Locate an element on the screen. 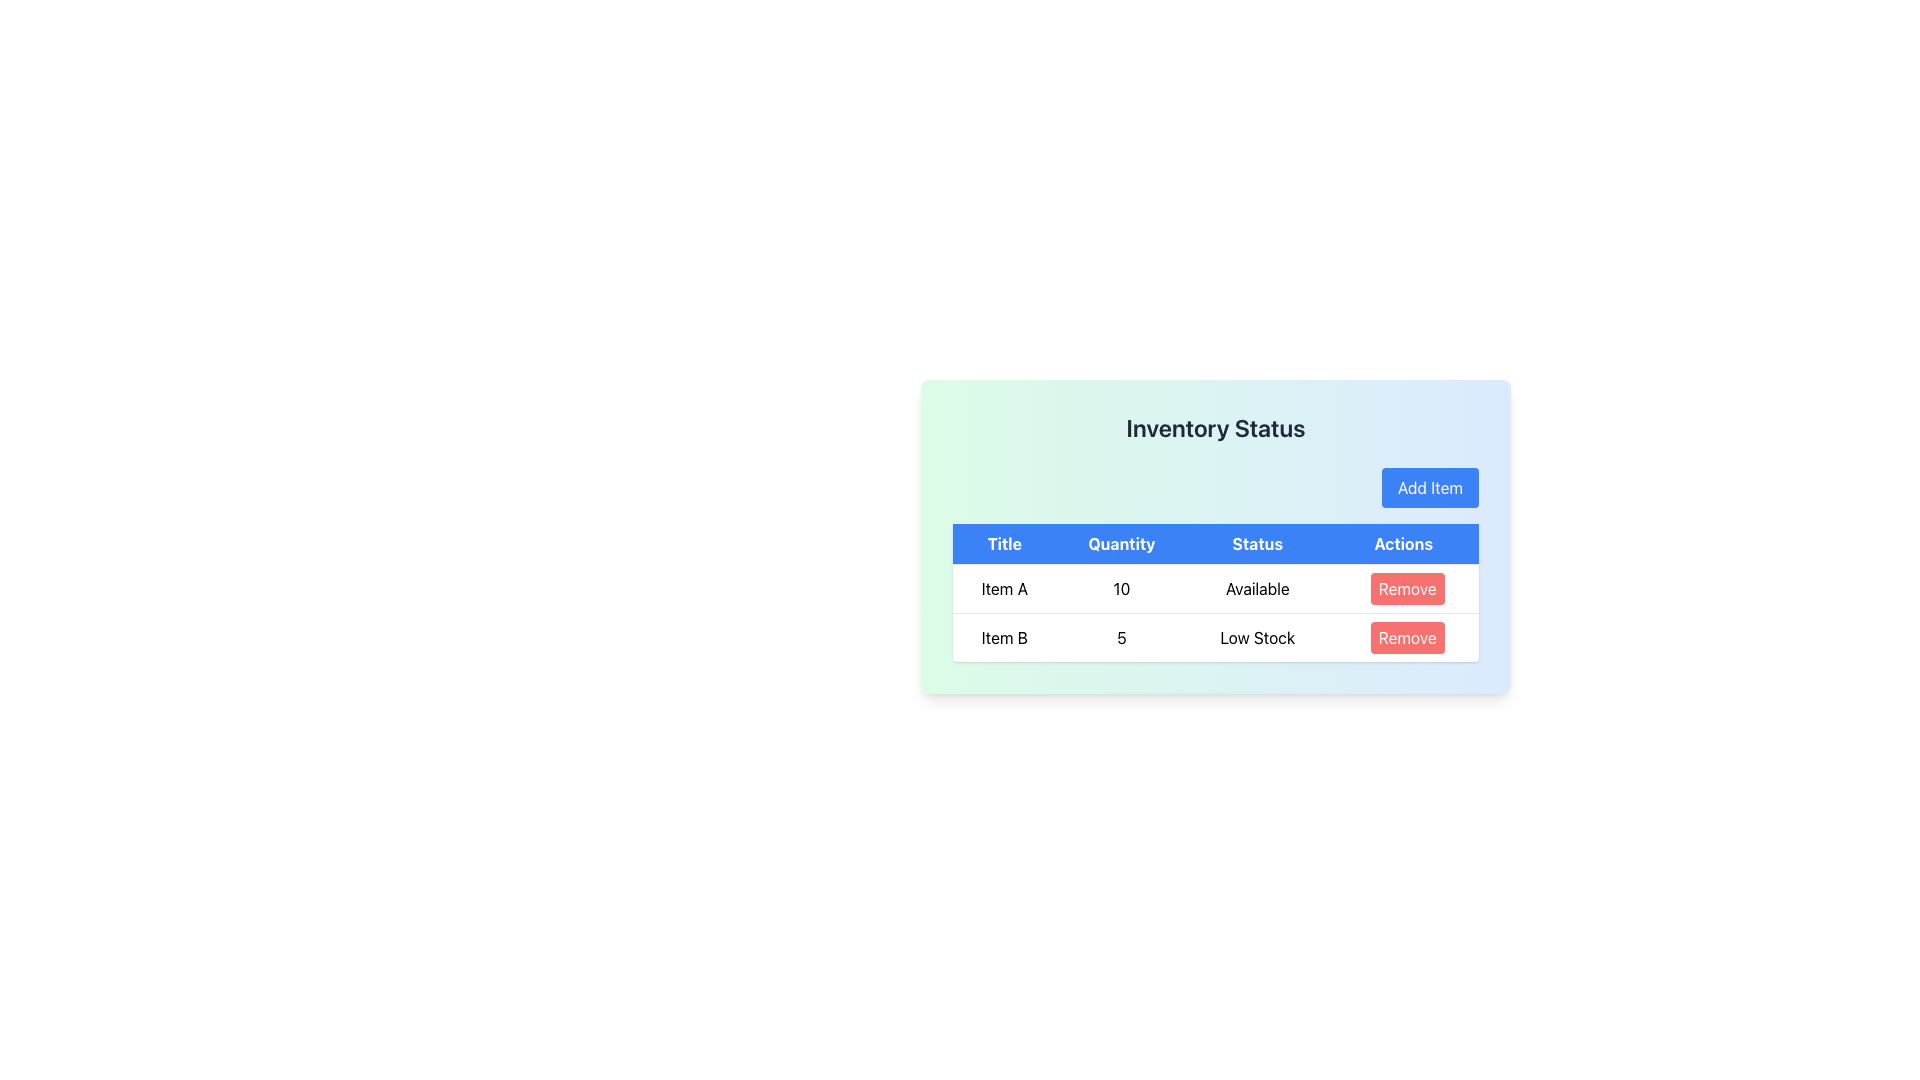  the text label labeled 'Item B' located in the second row of the table under the 'Title' column, which corresponds to the title for the second item in the inventory is located at coordinates (1004, 637).